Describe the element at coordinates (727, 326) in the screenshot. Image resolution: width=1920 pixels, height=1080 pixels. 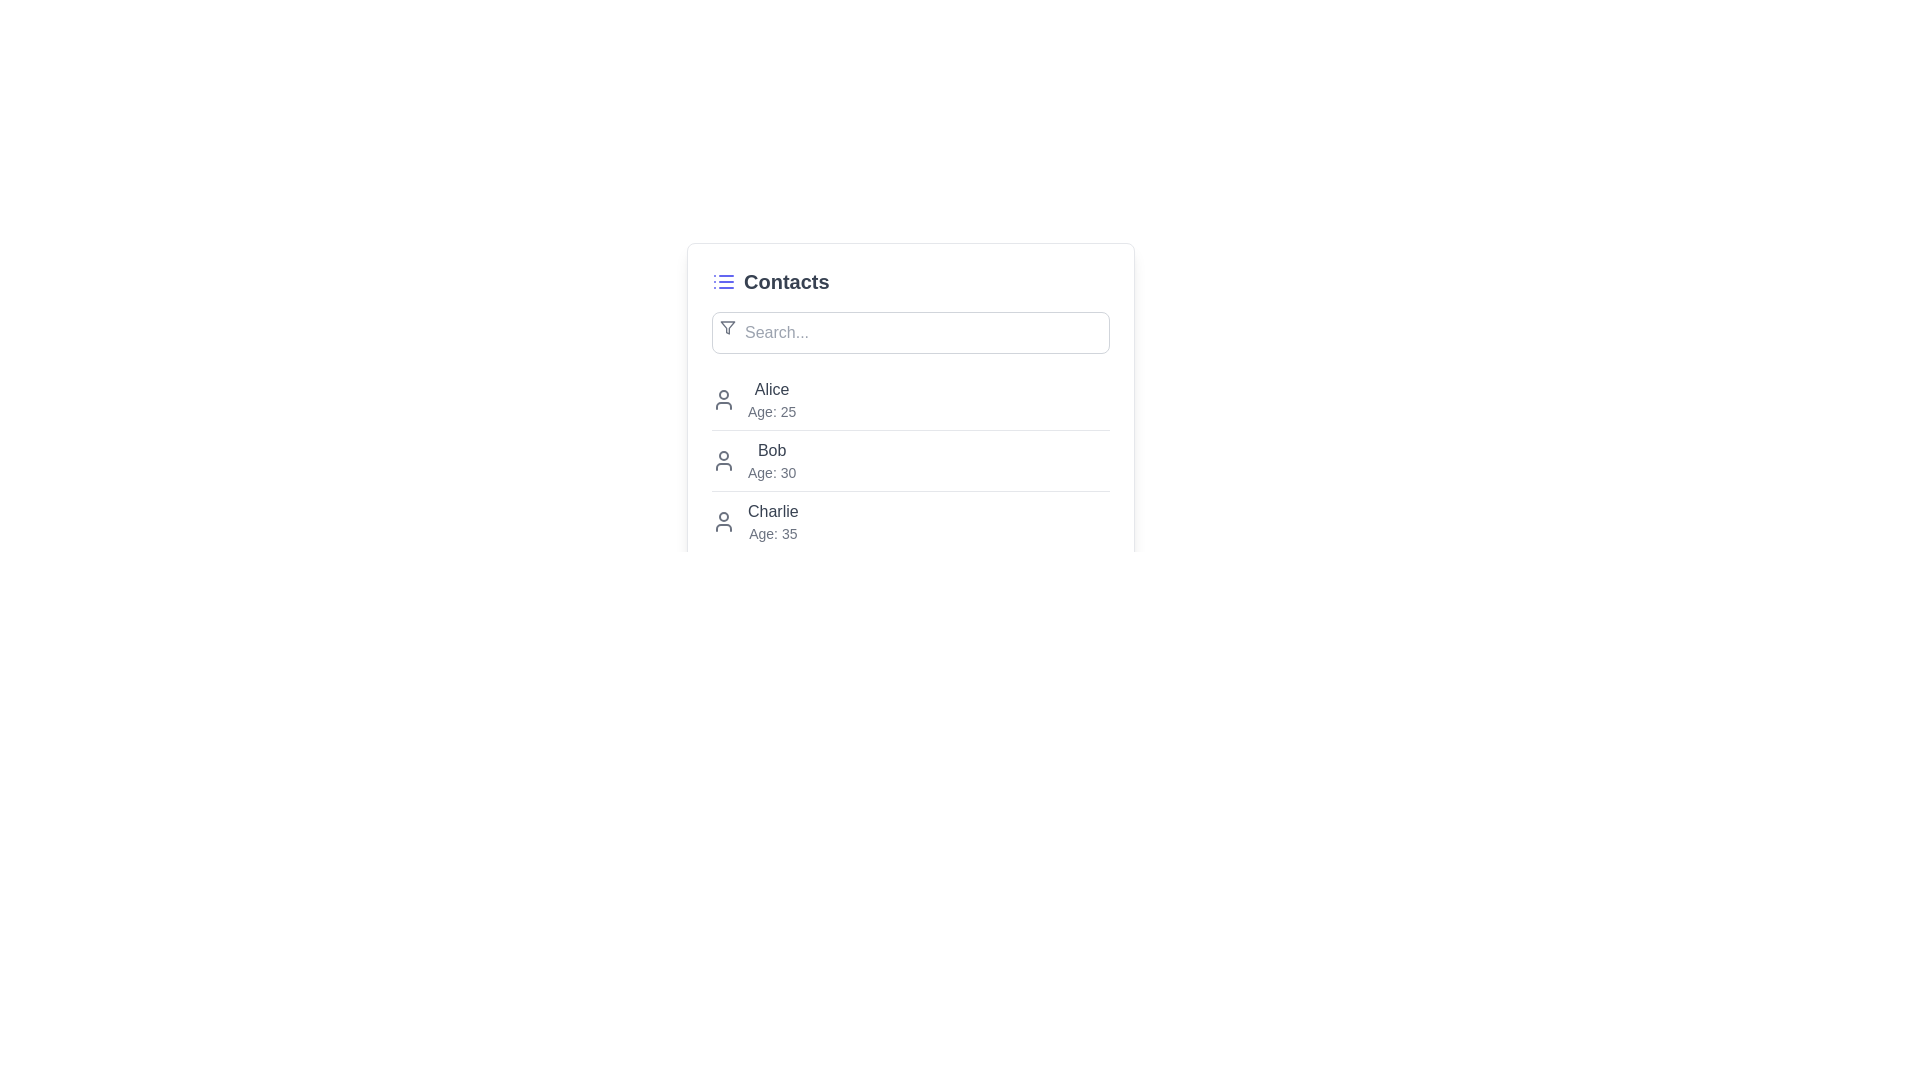
I see `the filter icon located in the top-left corner above the search bar in the contacts interface` at that location.